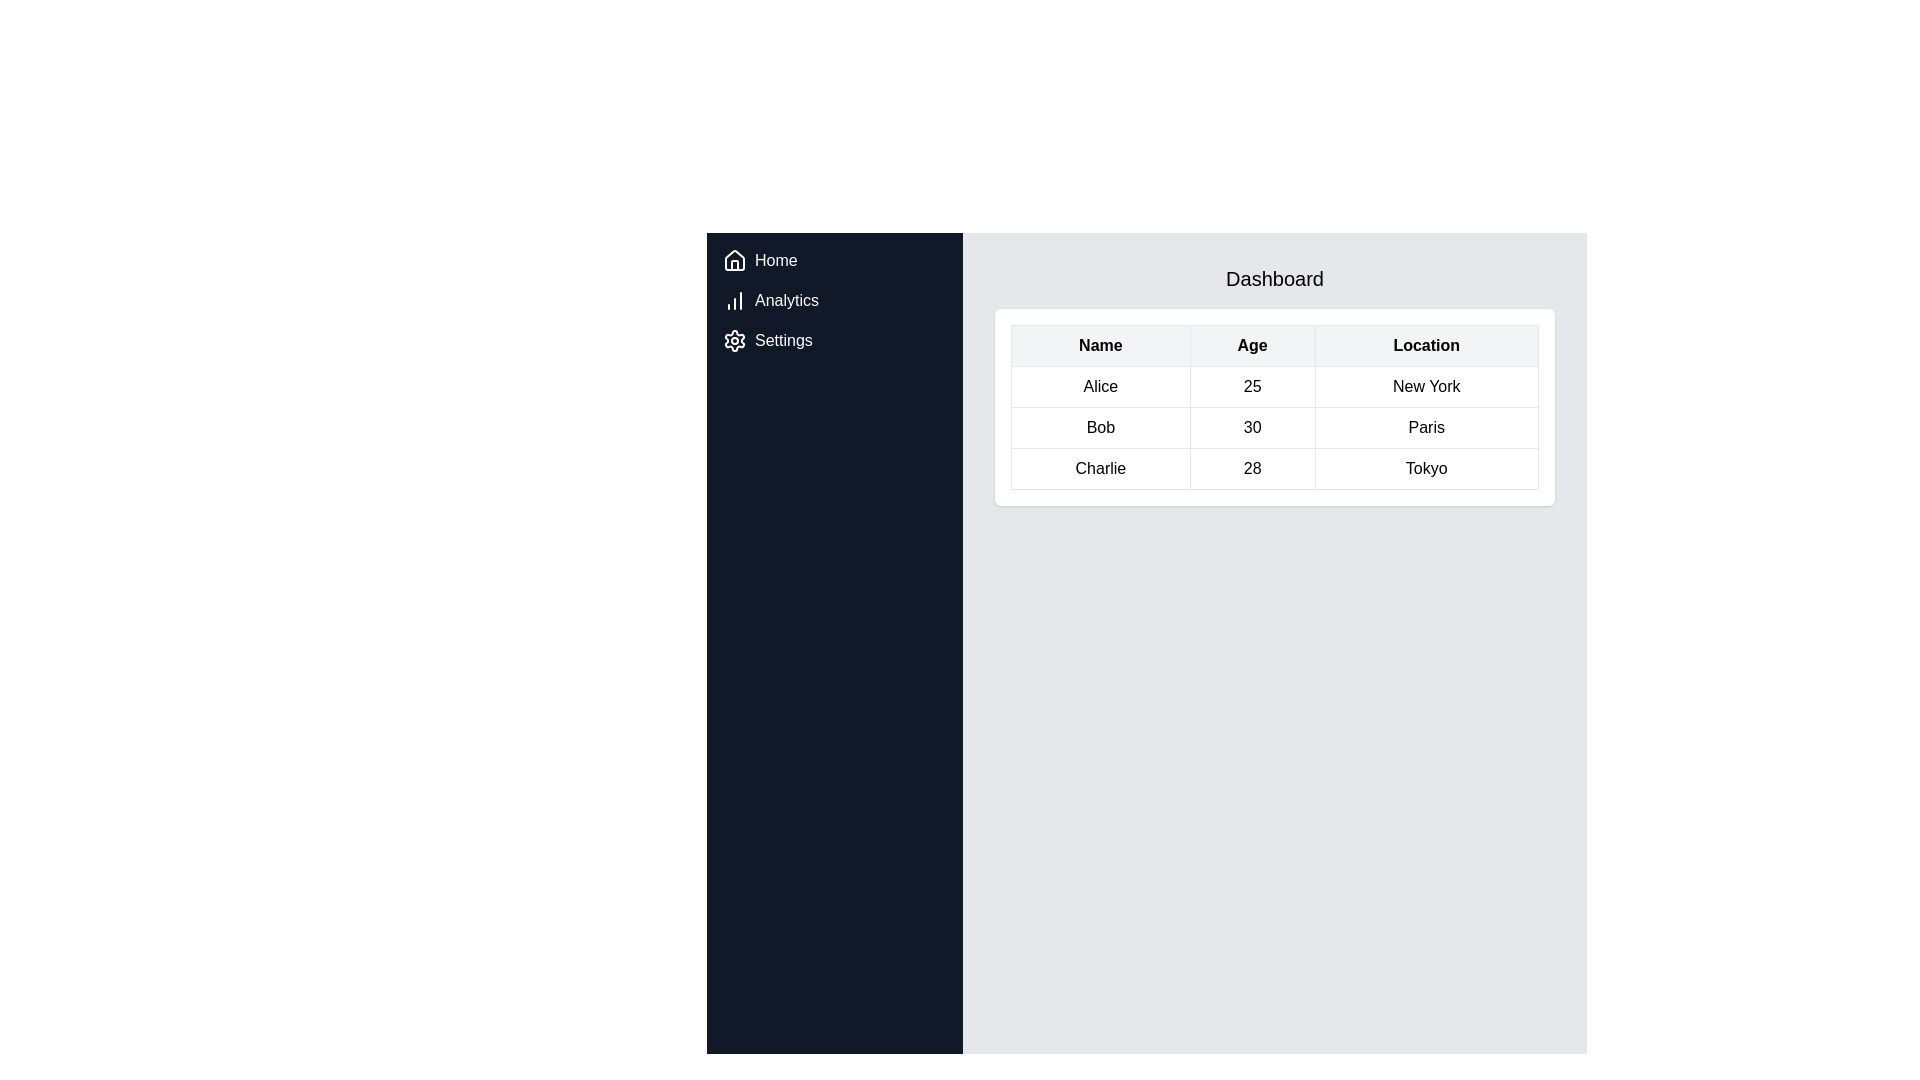  I want to click on the 'Settings' menu item, which is the third entry in a vertical sidebar menu, so click(835, 339).